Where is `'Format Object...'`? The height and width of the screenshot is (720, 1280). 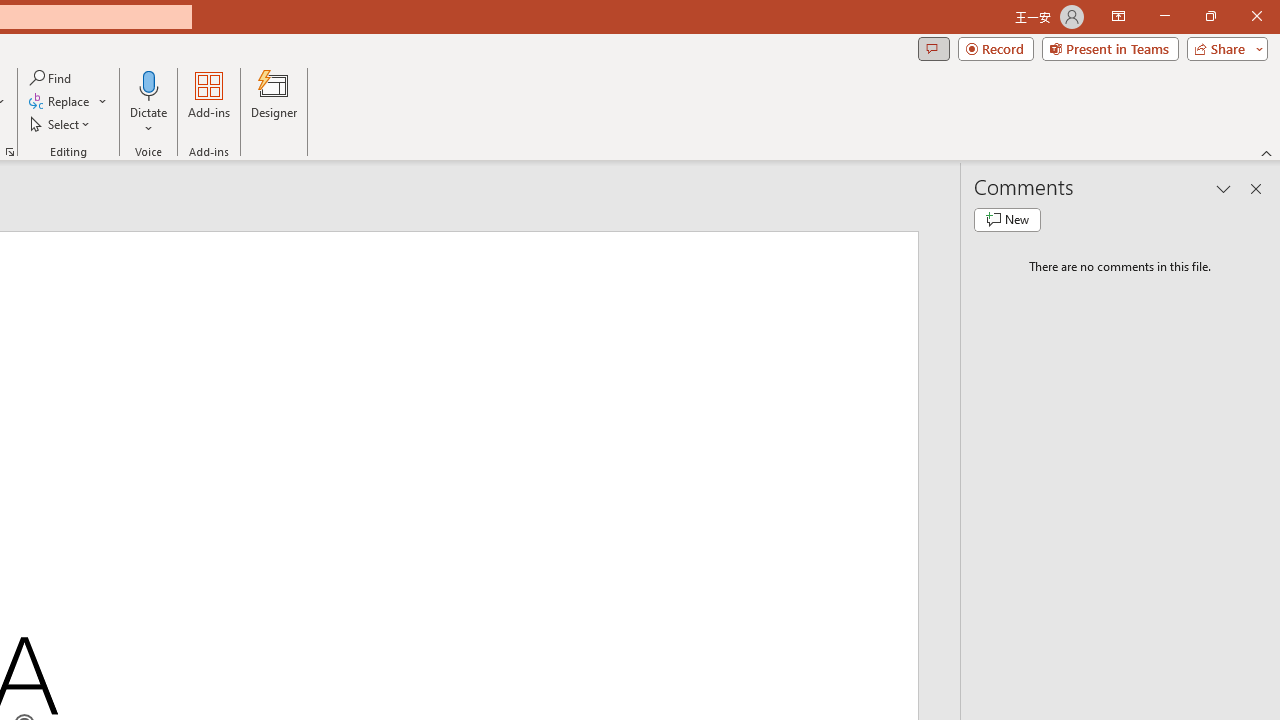
'Format Object...' is located at coordinates (10, 150).